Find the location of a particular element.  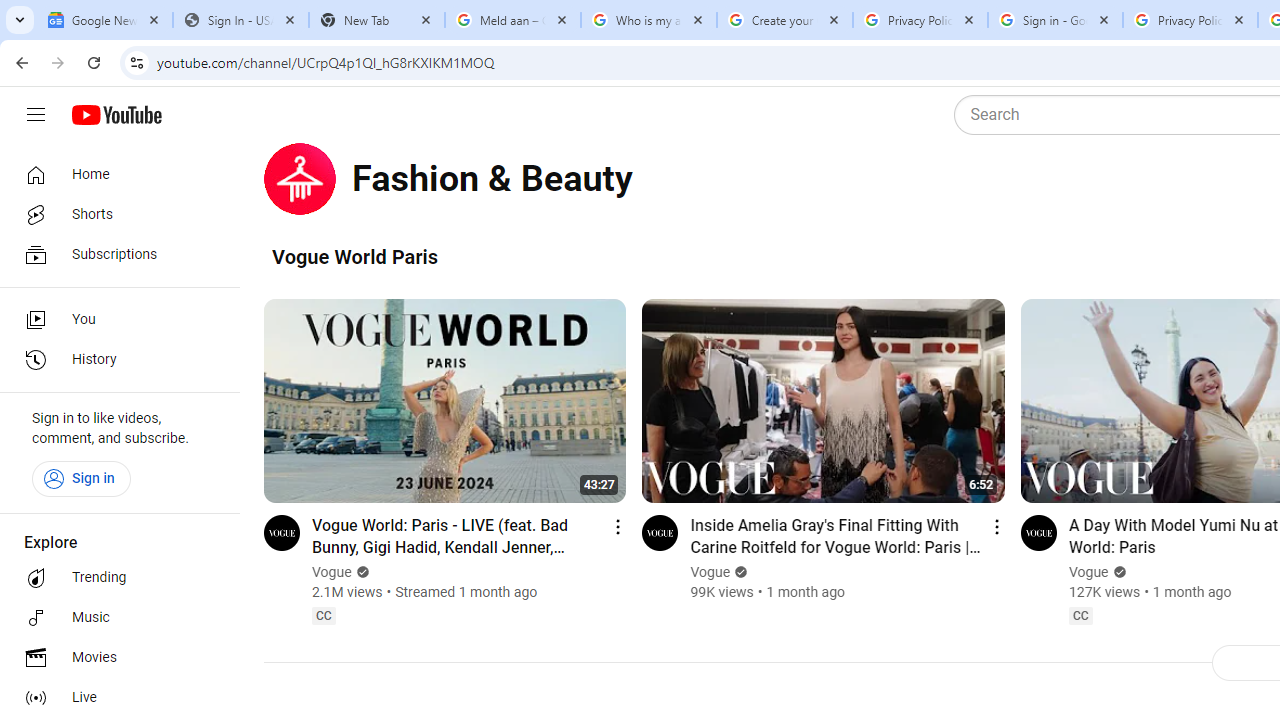

'Sign In - USA TODAY' is located at coordinates (240, 20).